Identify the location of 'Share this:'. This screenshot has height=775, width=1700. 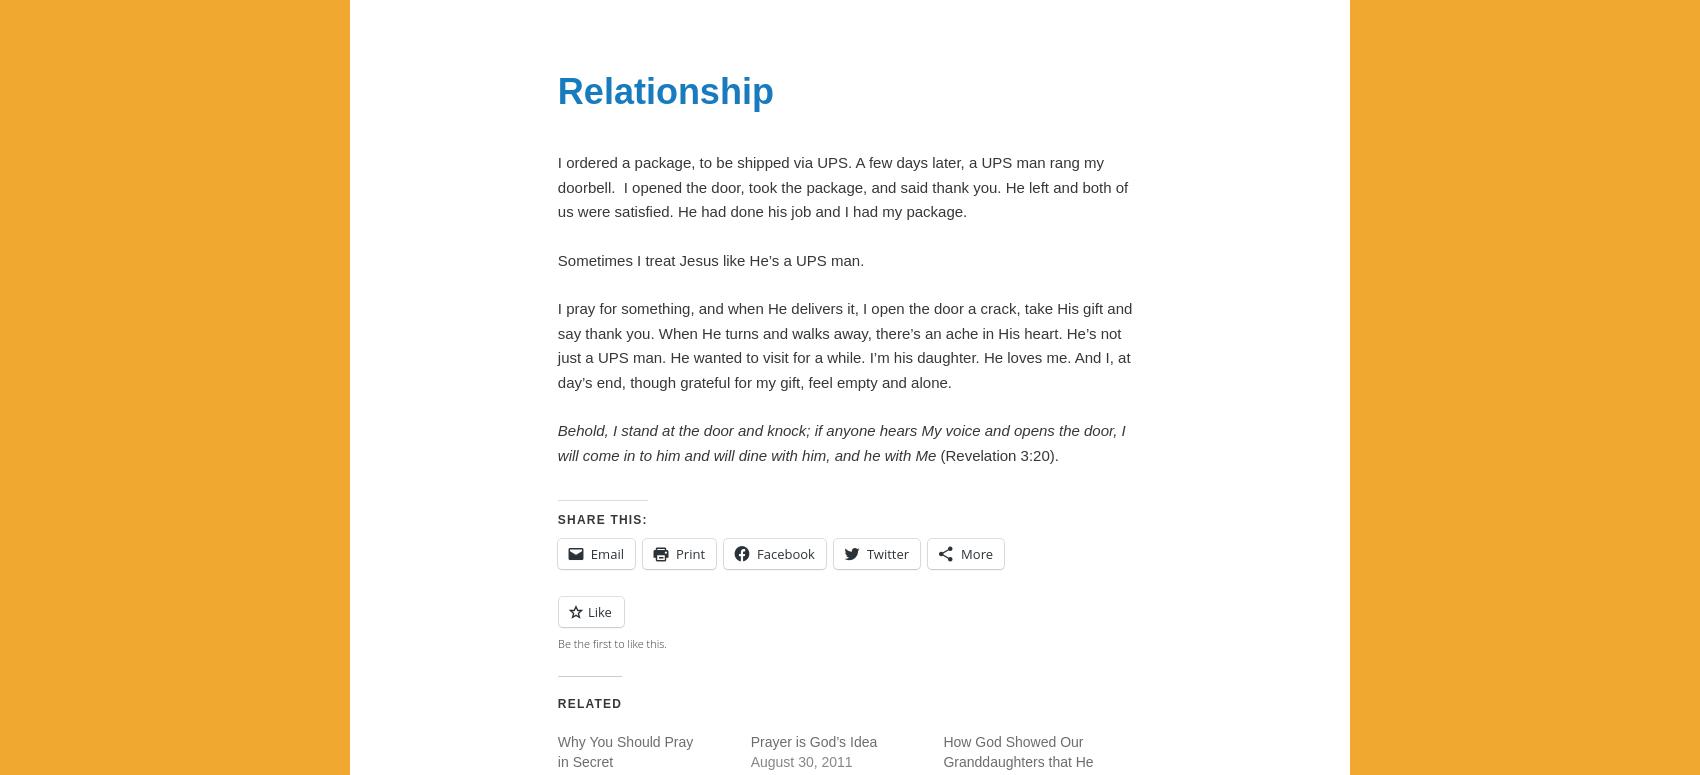
(600, 519).